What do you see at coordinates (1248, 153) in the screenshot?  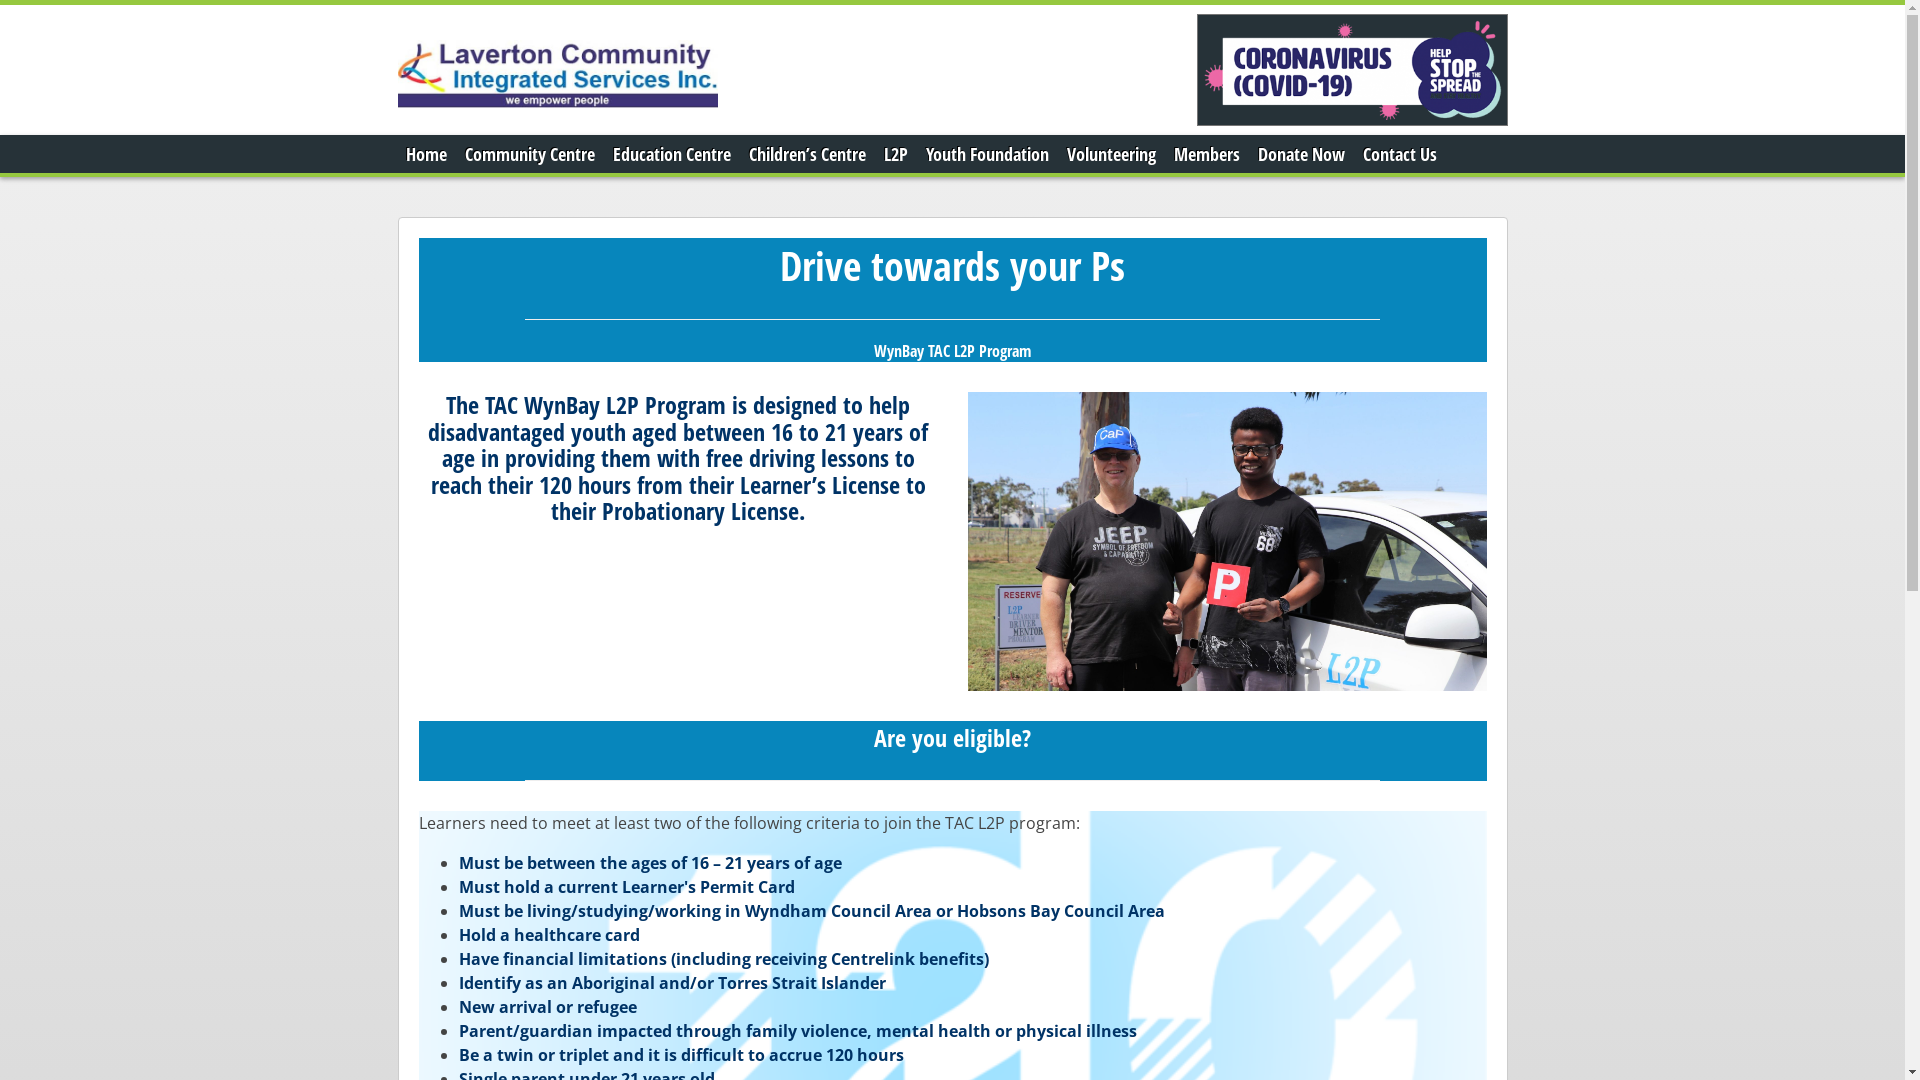 I see `'Donate Now'` at bounding box center [1248, 153].